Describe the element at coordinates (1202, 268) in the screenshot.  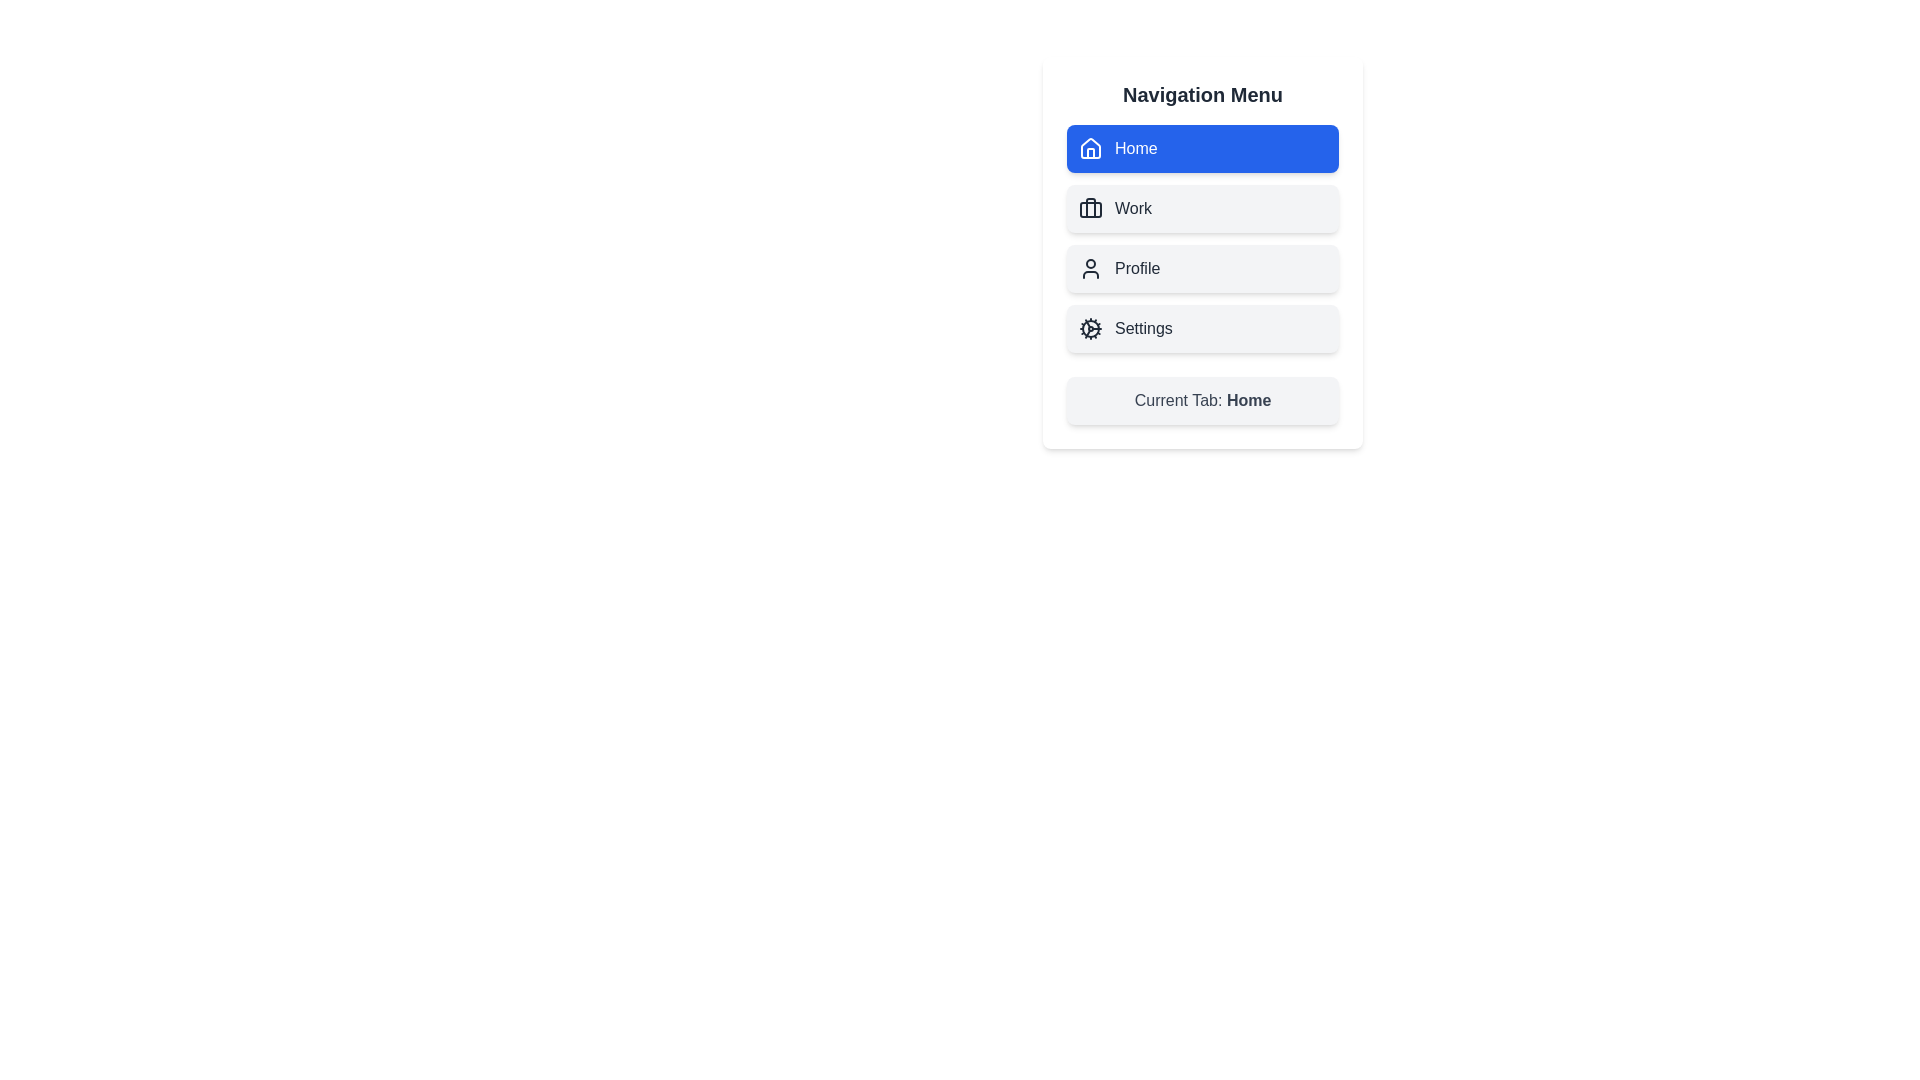
I see `the menu item labeled Profile` at that location.